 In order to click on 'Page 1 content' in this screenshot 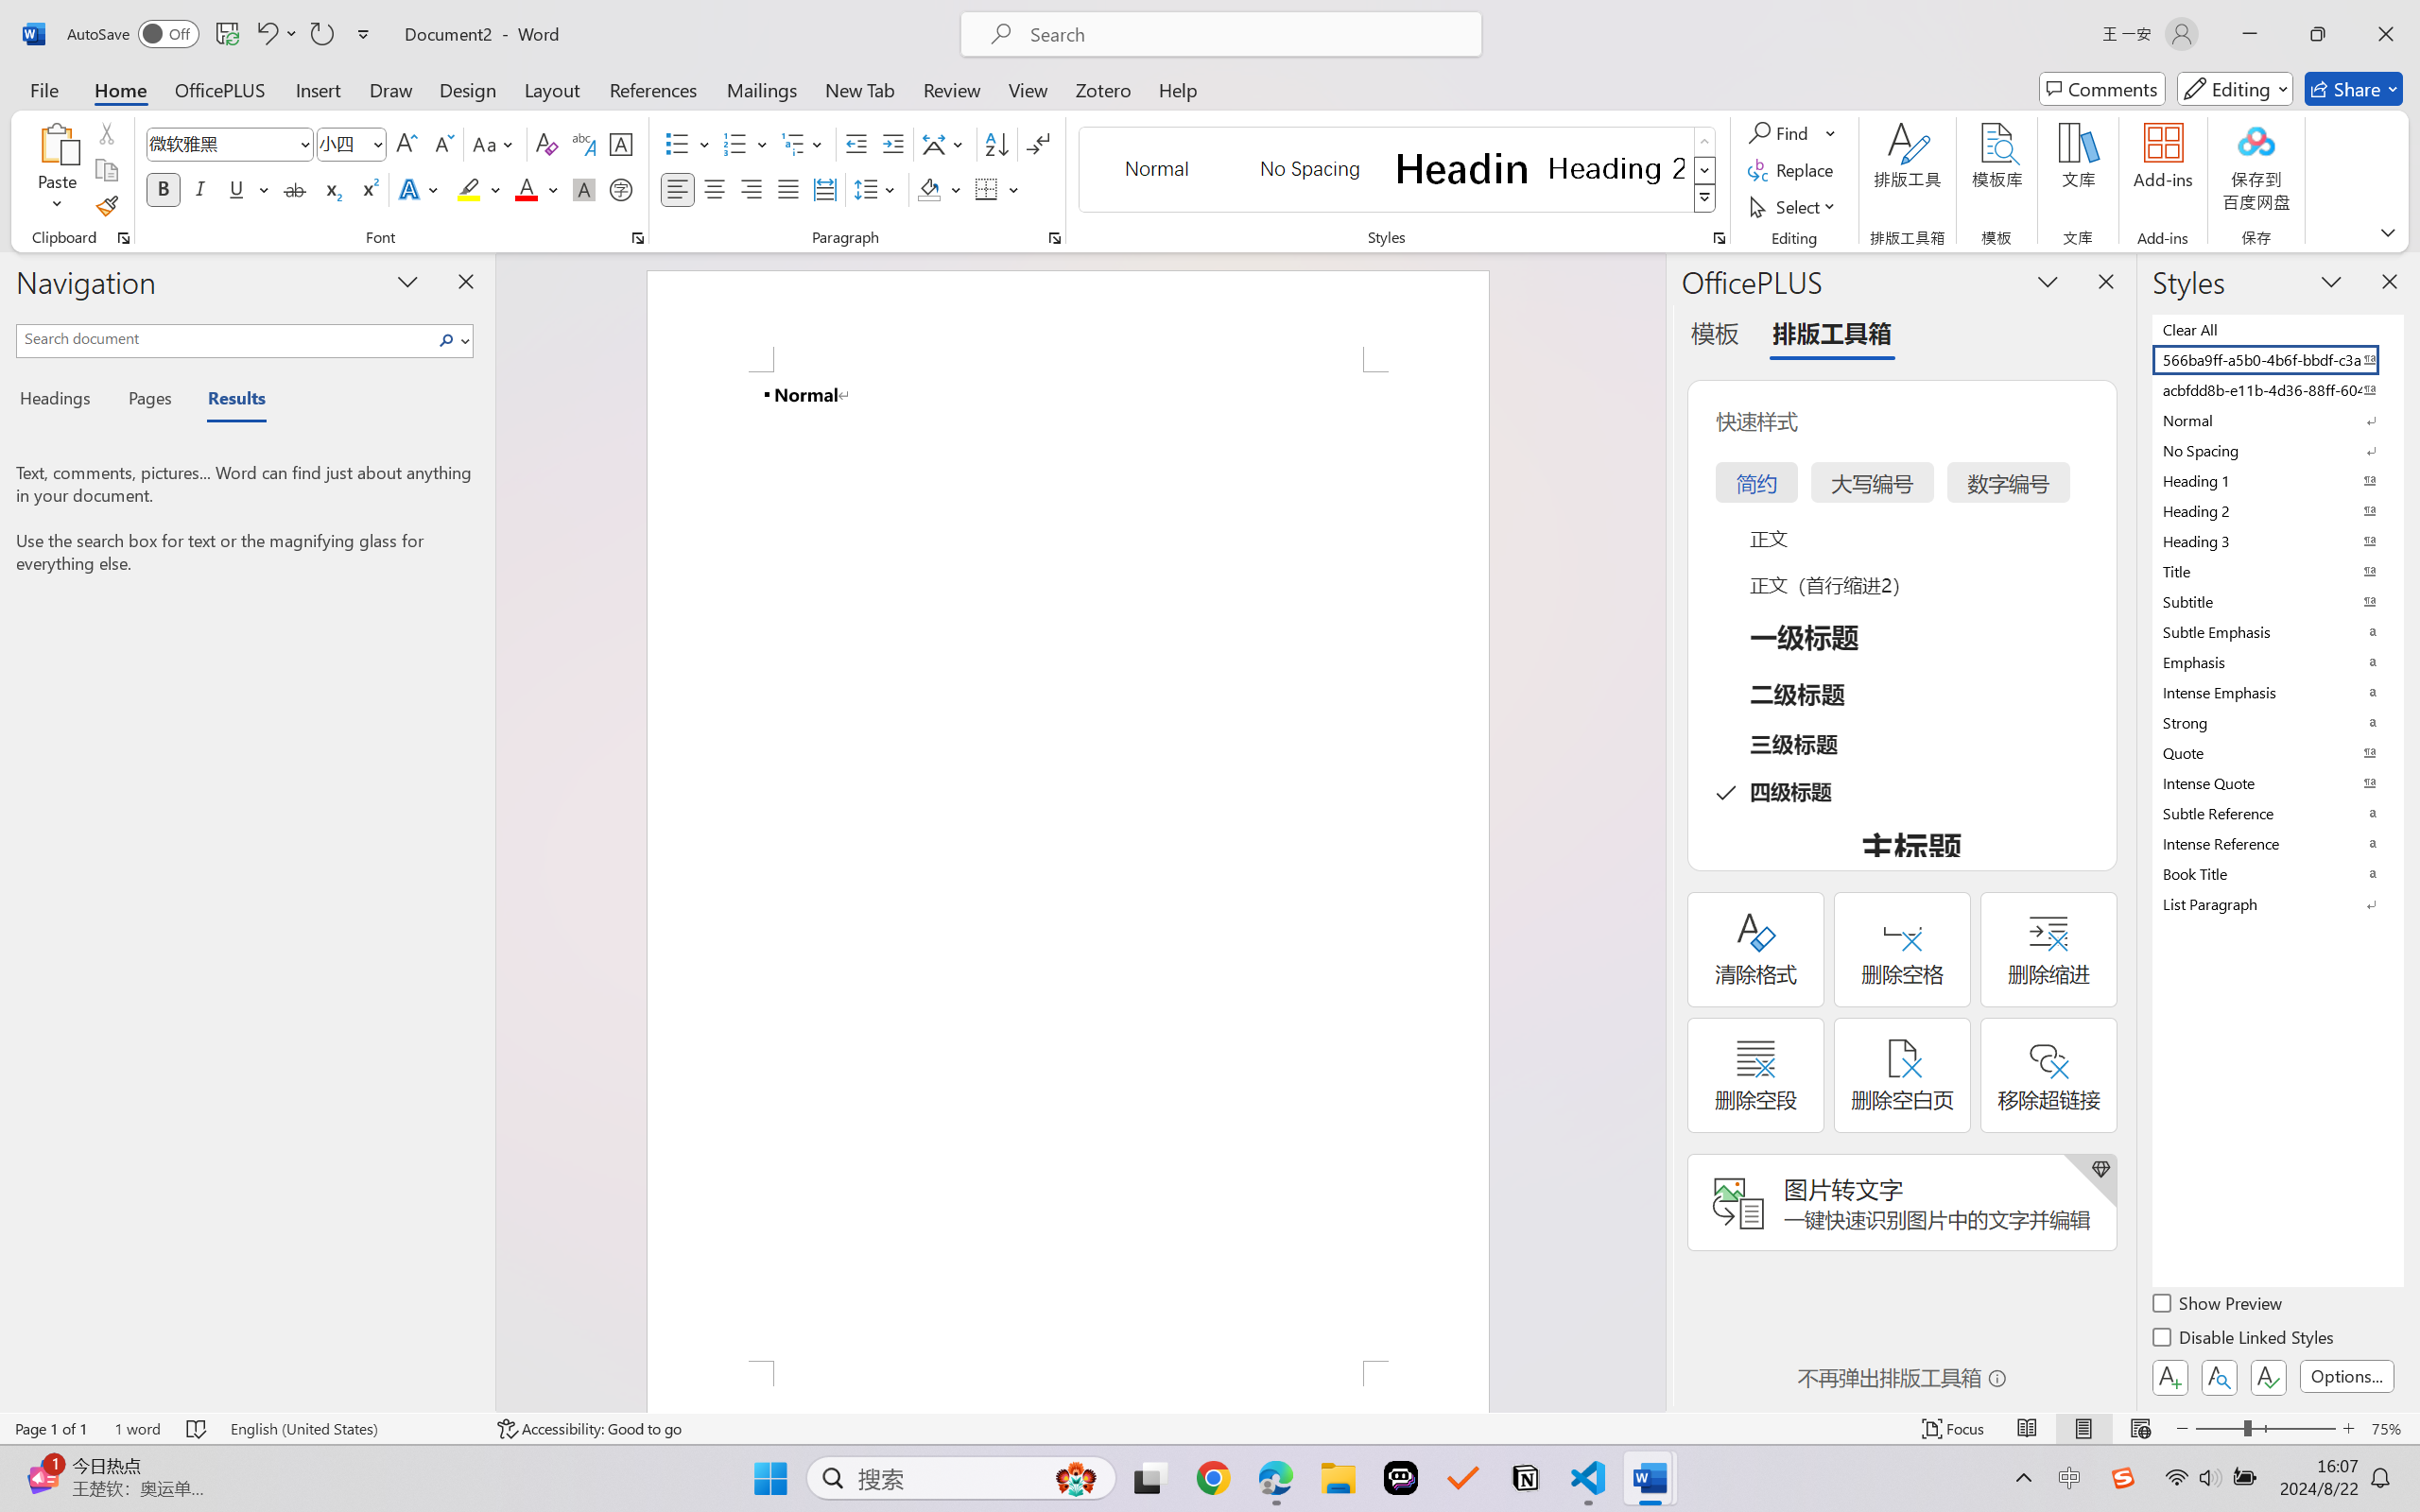, I will do `click(1067, 866)`.